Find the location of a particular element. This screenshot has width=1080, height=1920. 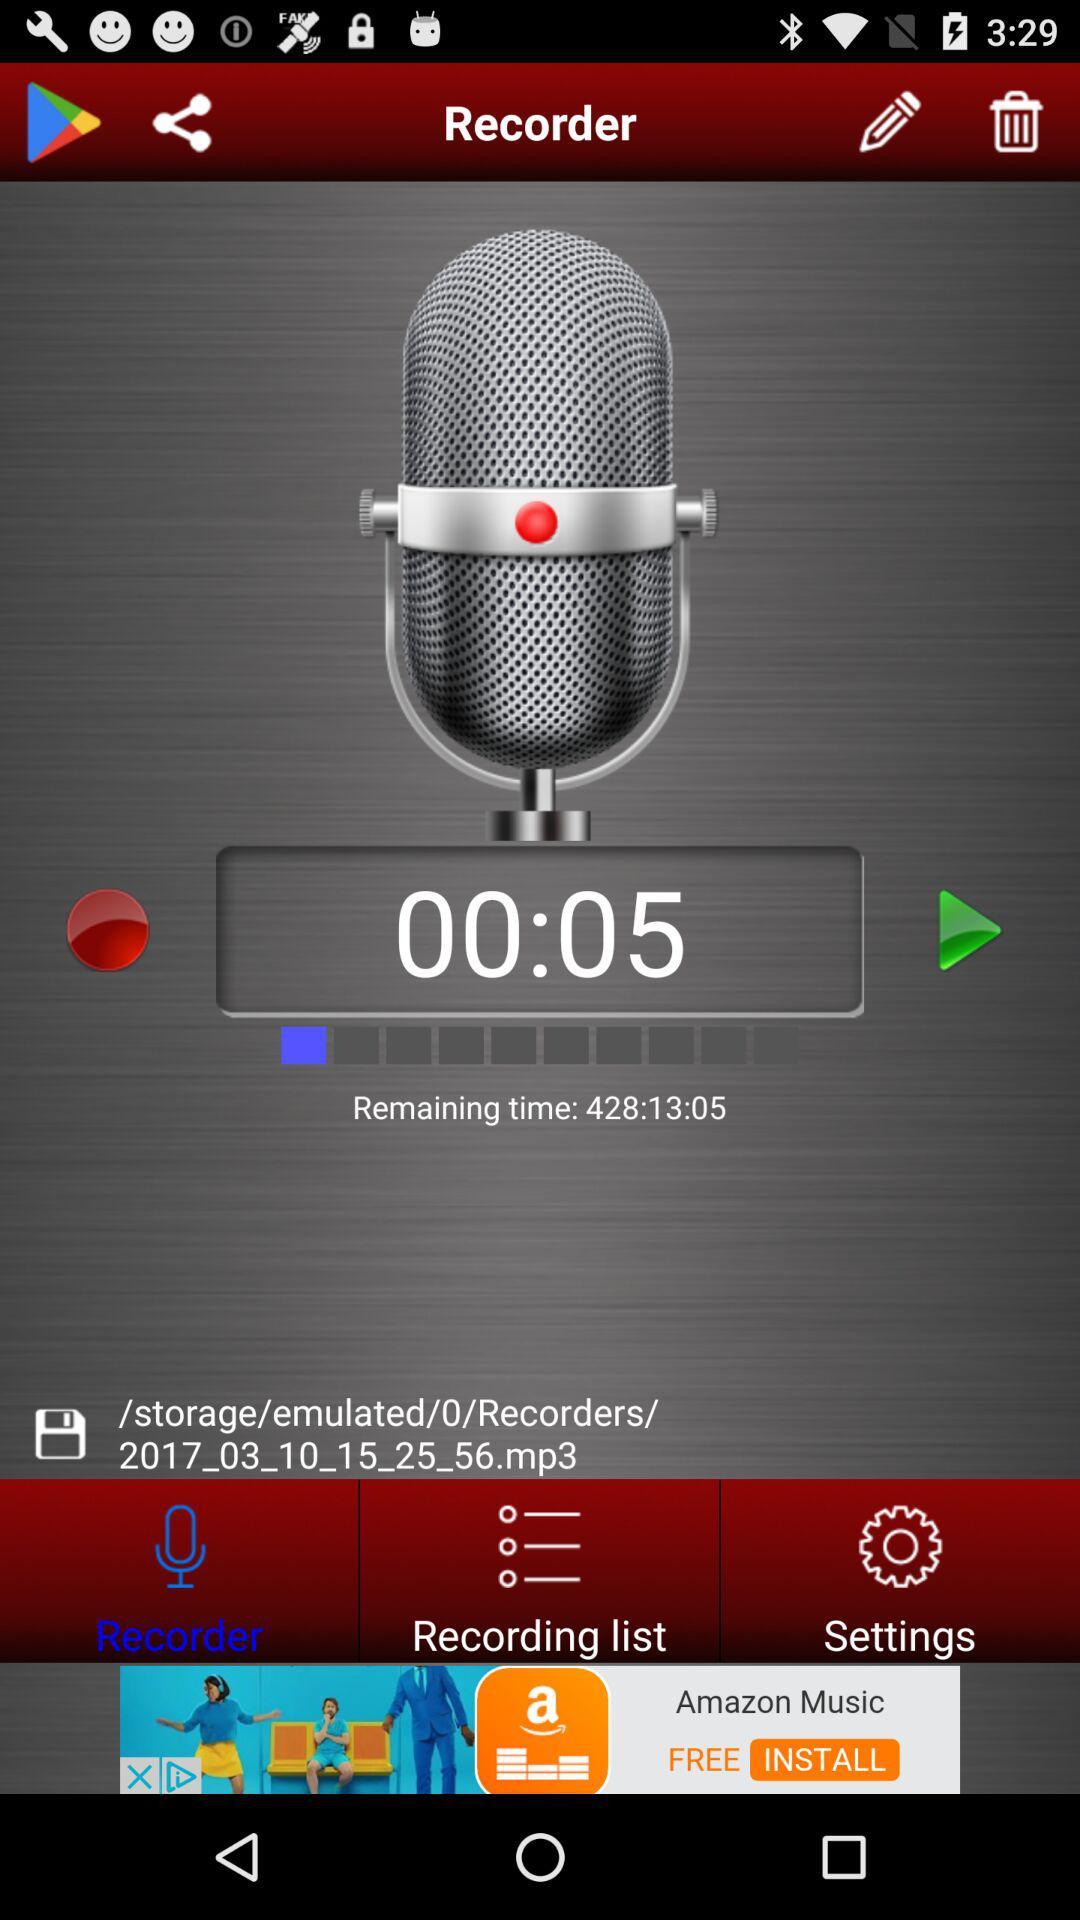

advertisement is located at coordinates (538, 1569).